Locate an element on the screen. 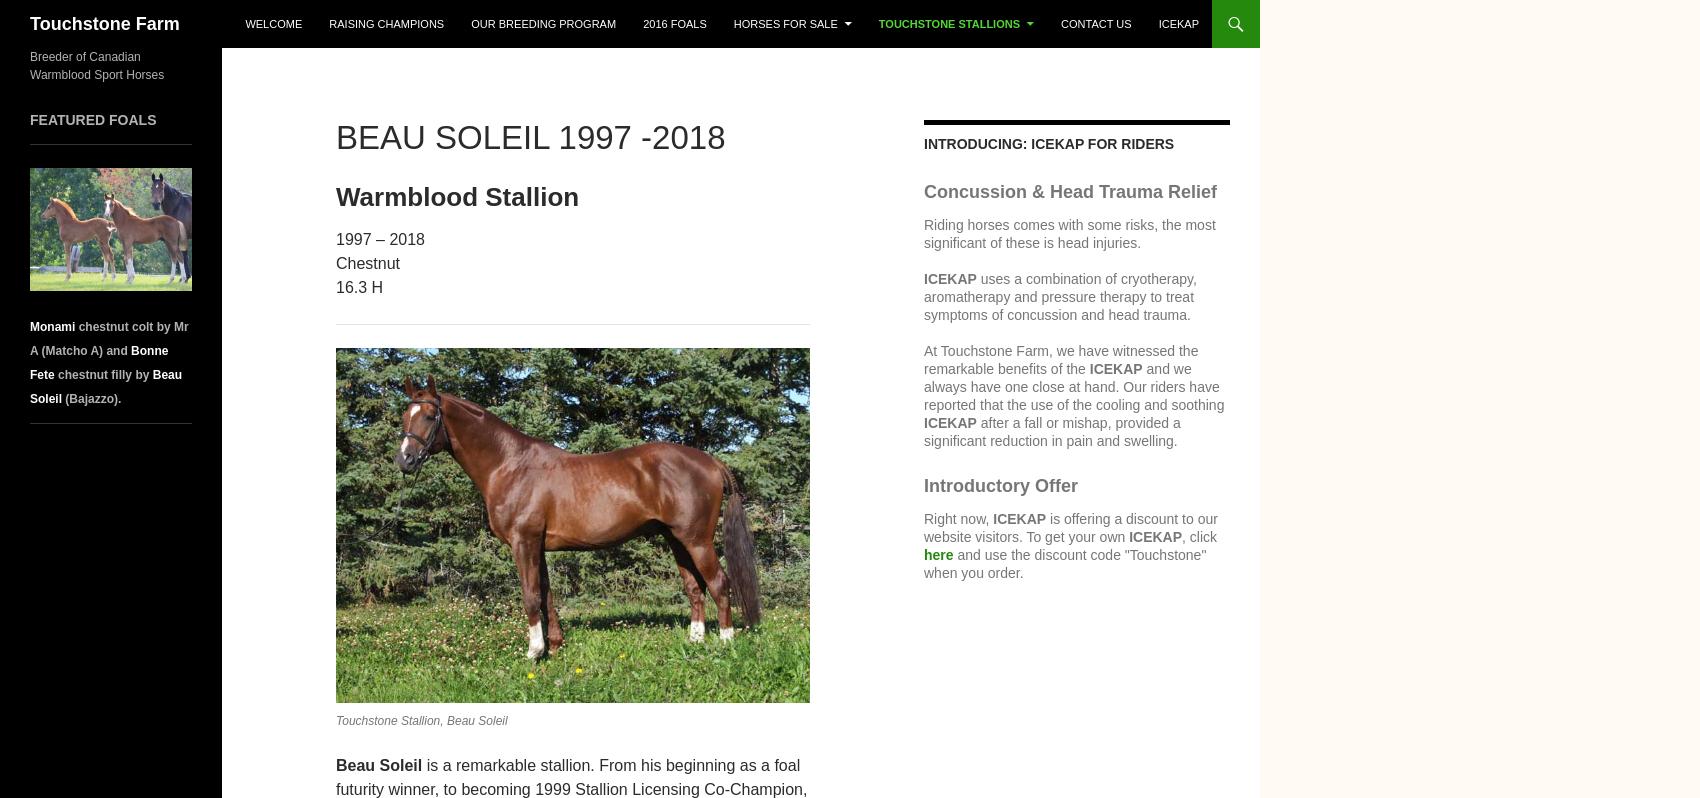  'Warmblood Stallion' is located at coordinates (457, 196).